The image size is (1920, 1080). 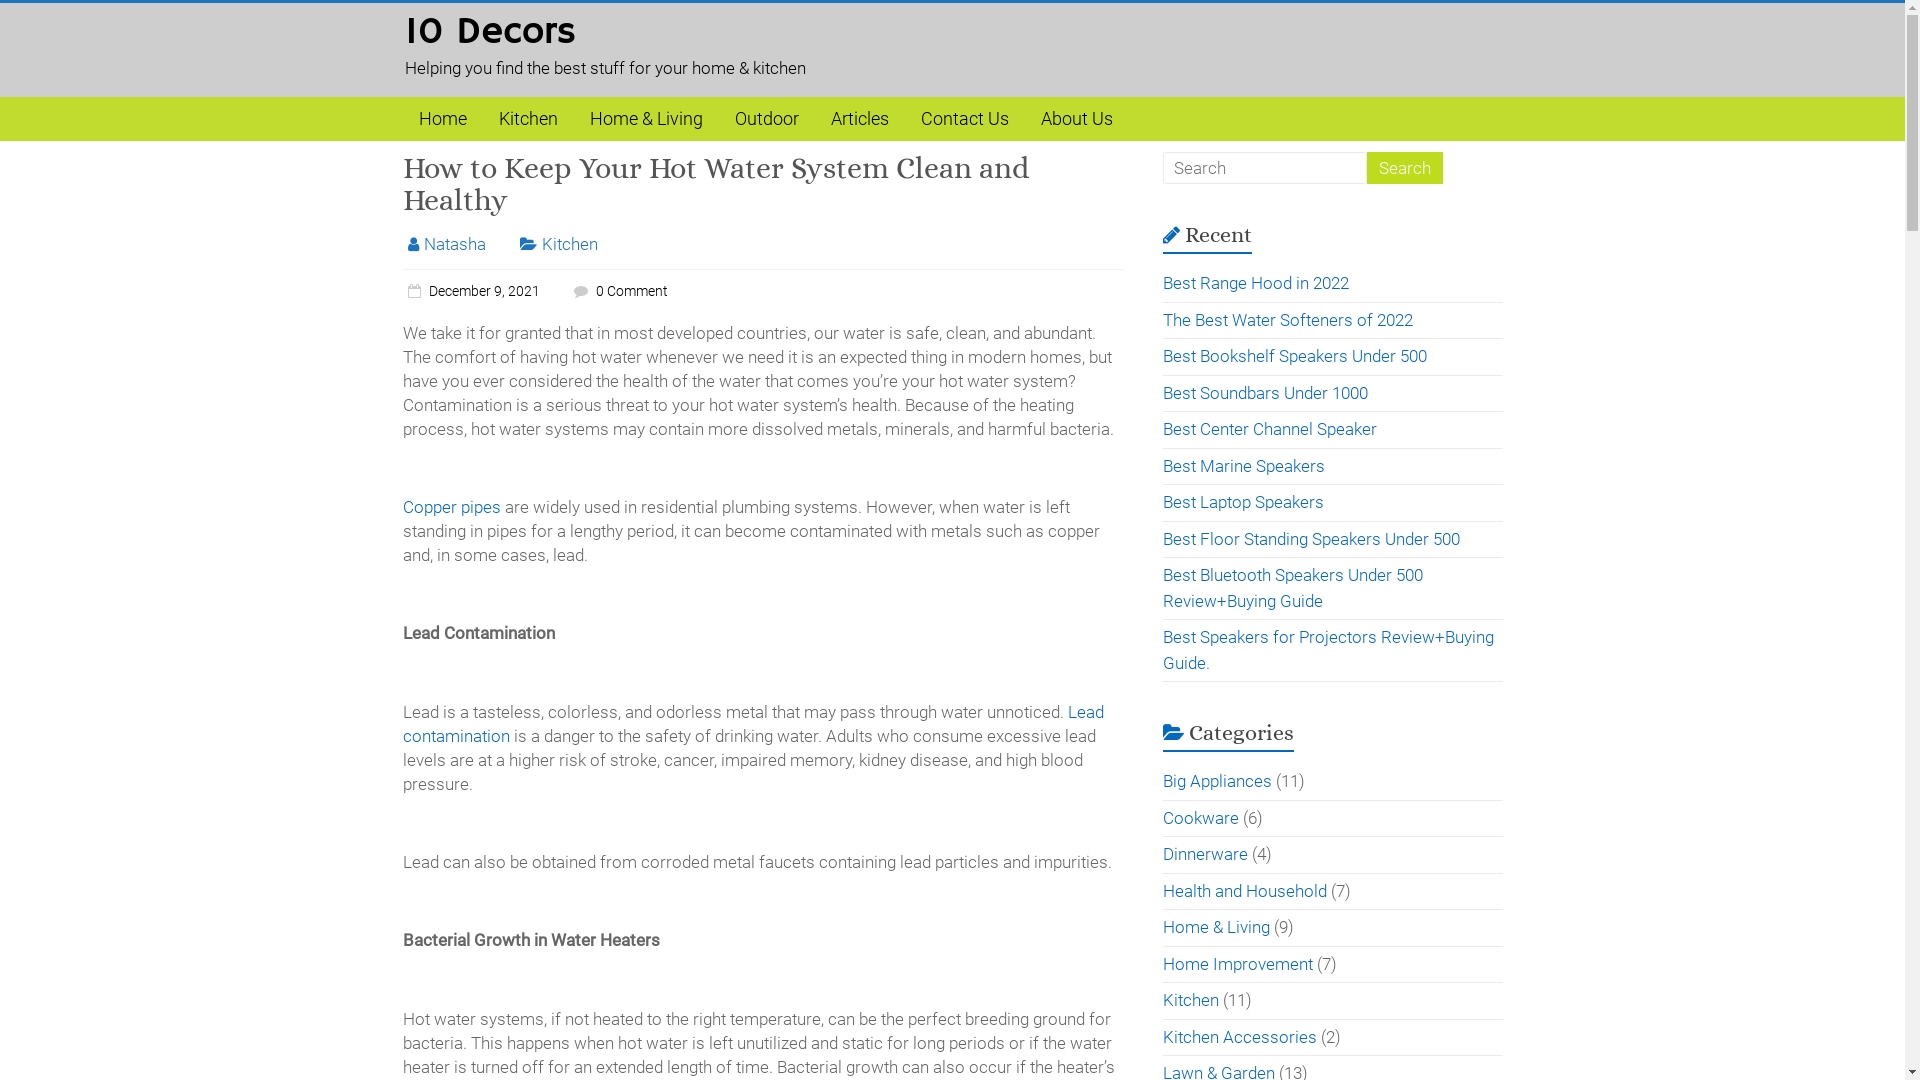 What do you see at coordinates (569, 242) in the screenshot?
I see `'Kitchen'` at bounding box center [569, 242].